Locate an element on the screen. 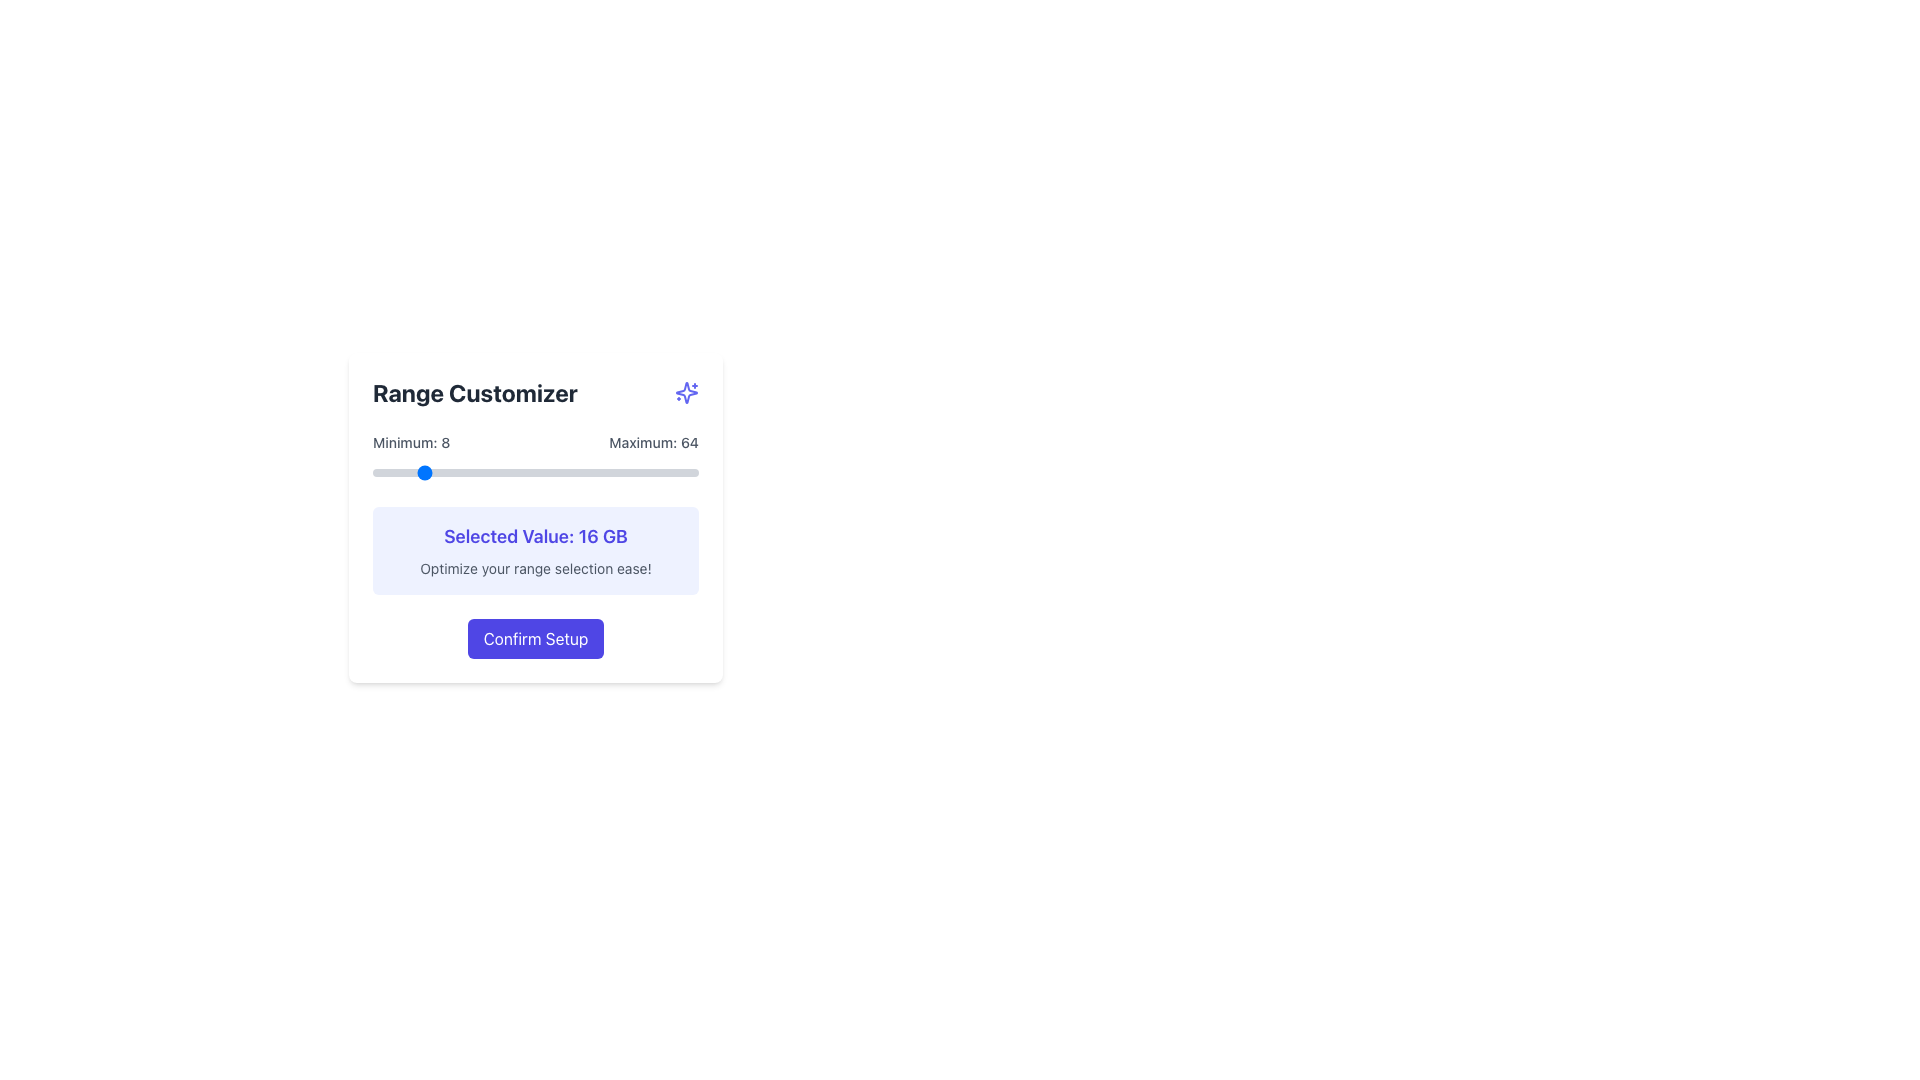 The height and width of the screenshot is (1080, 1920). the slider value is located at coordinates (518, 473).